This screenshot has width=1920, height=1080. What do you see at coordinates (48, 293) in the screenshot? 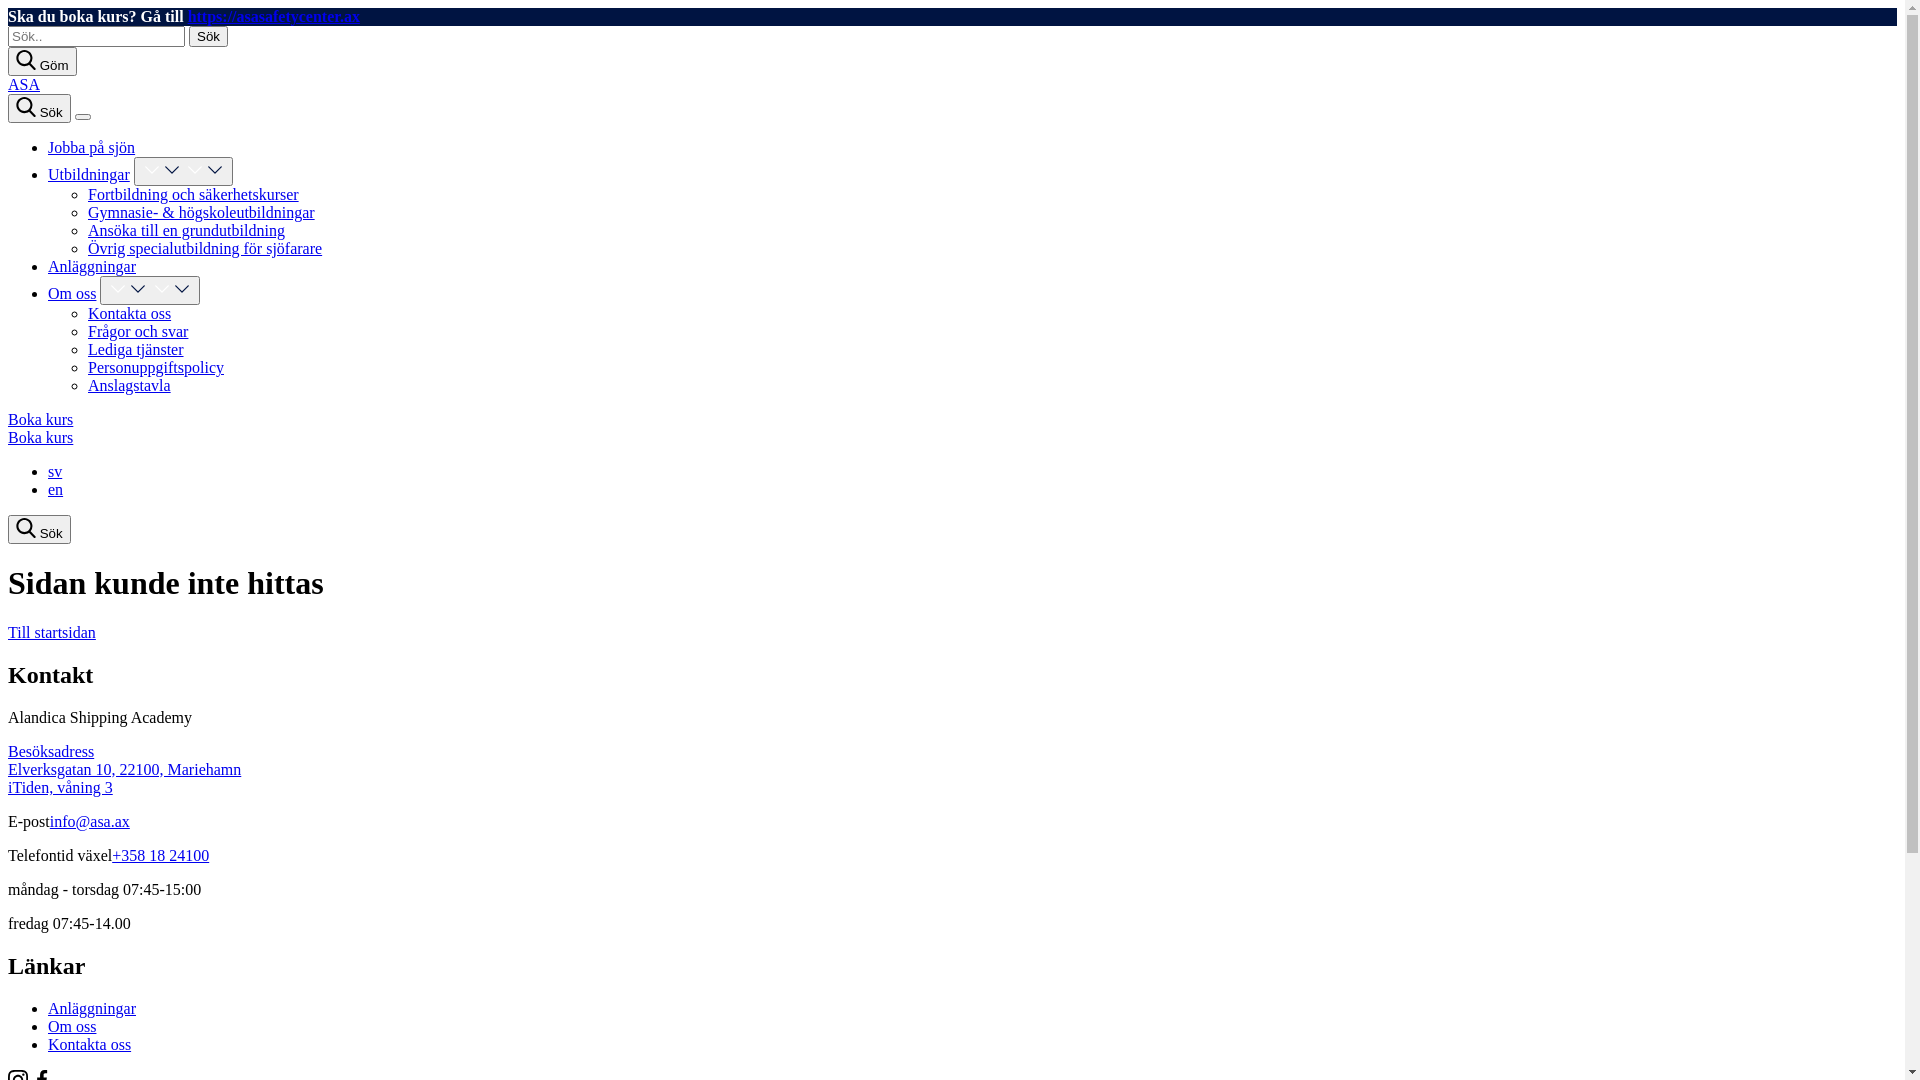
I see `'Om oss'` at bounding box center [48, 293].